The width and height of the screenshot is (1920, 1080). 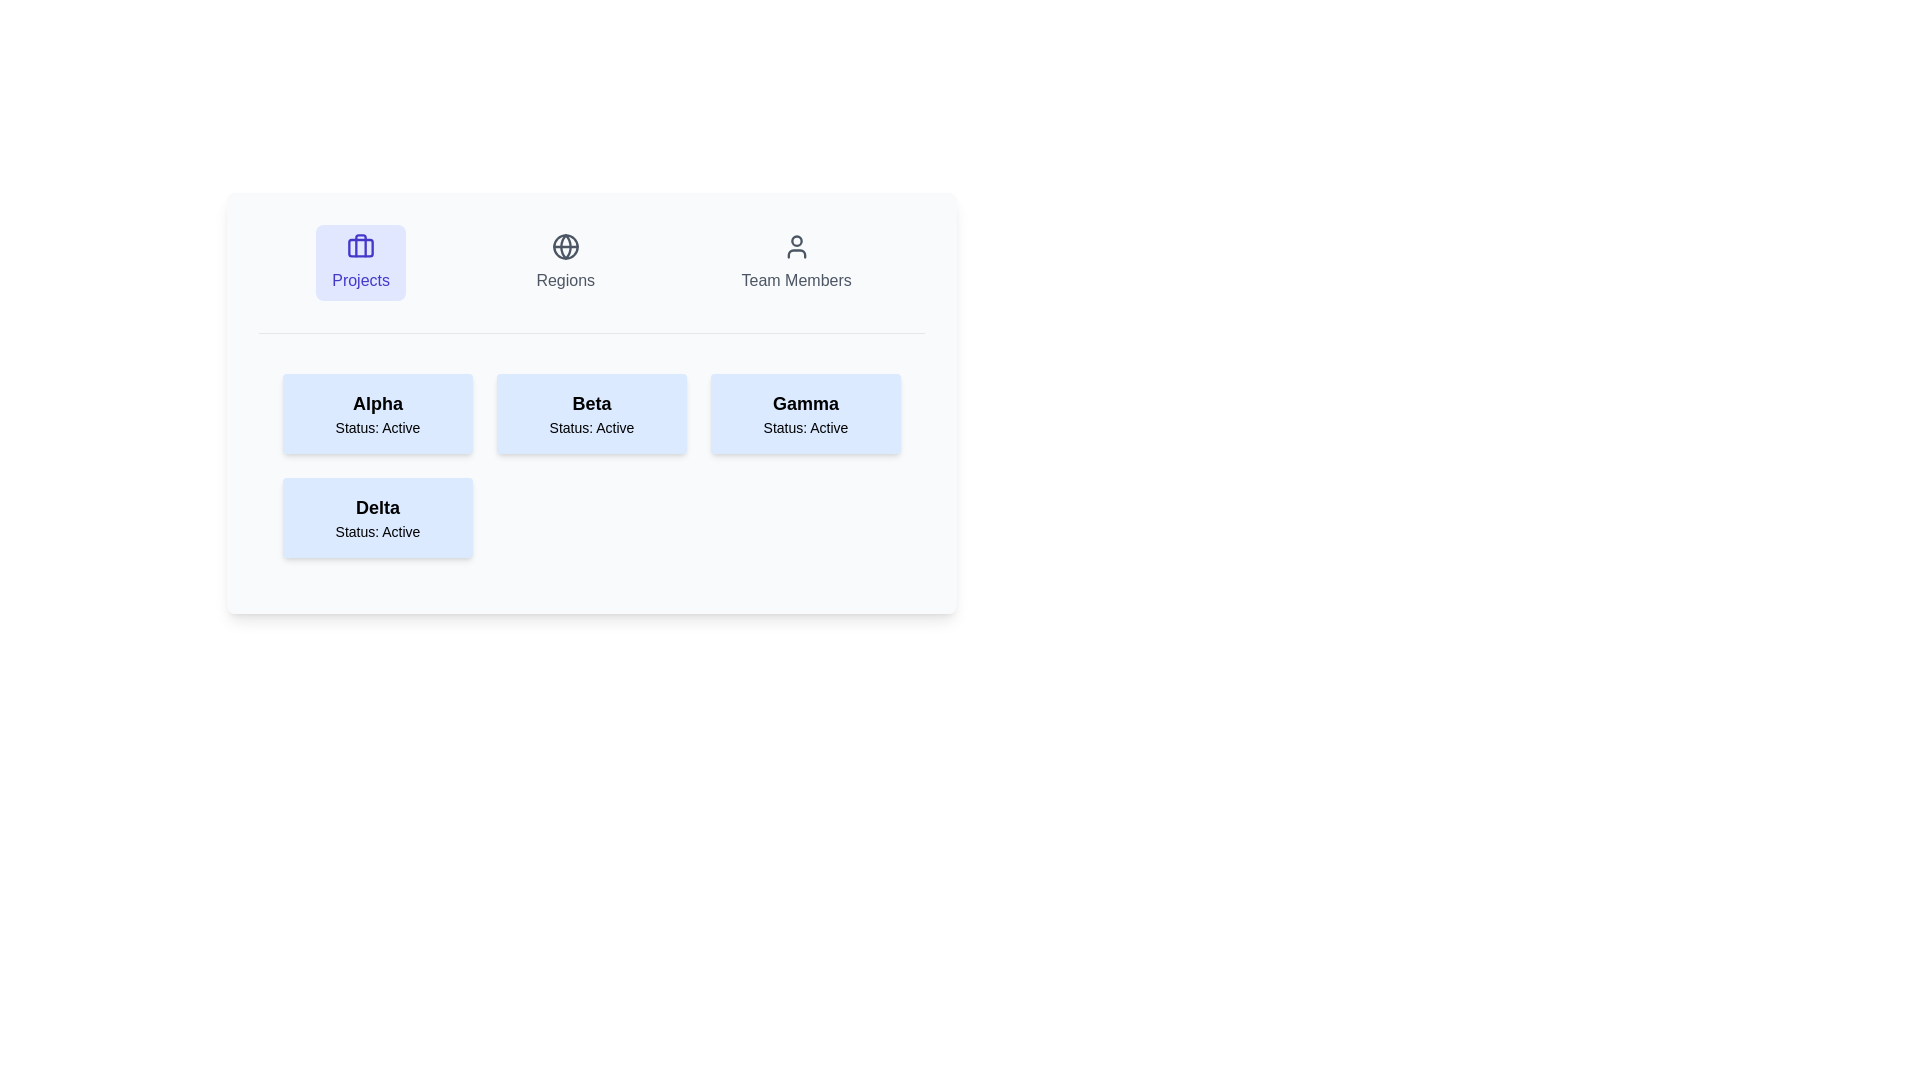 I want to click on the Team Members tab by clicking on its button, so click(x=795, y=261).